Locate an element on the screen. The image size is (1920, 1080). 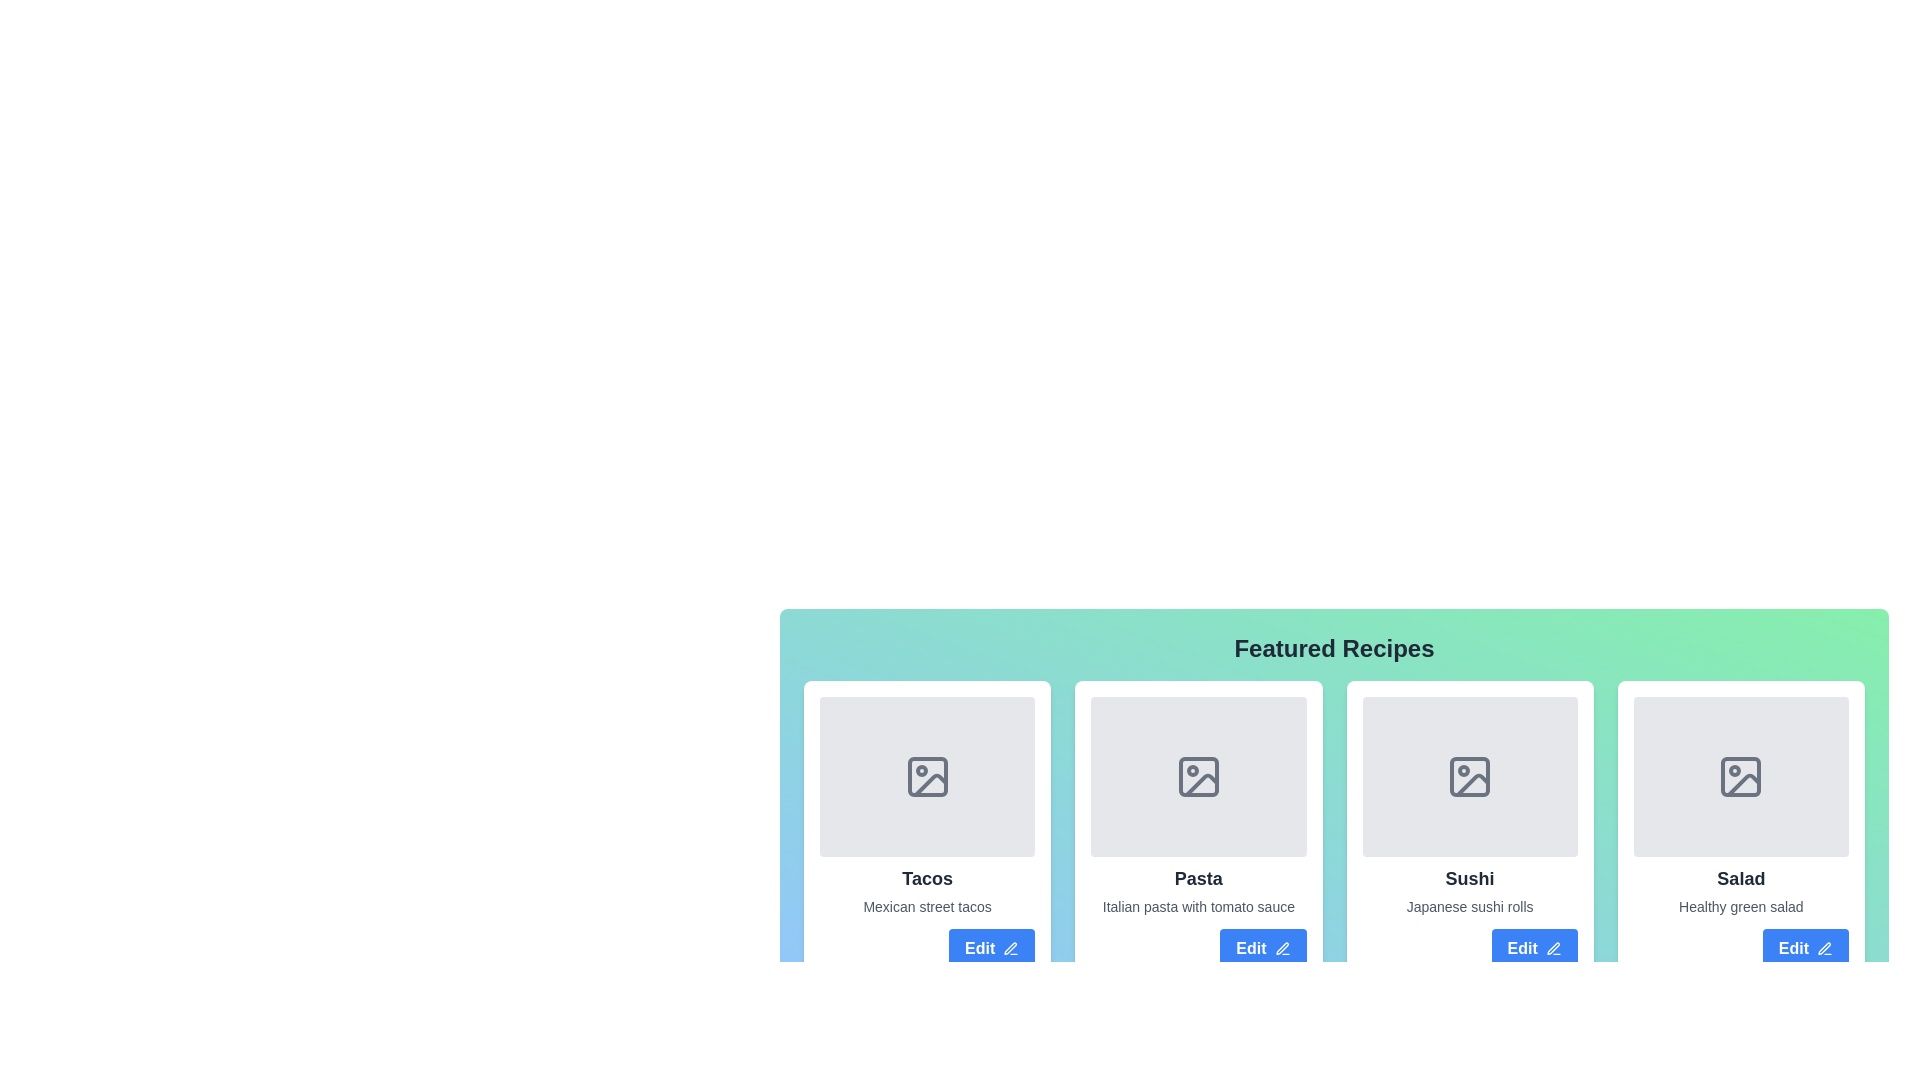
the SVG graphic icon representing an image placeholder, which is located at the top-center of the 'Salad' card in the 'Featured Recipes' section is located at coordinates (1740, 775).